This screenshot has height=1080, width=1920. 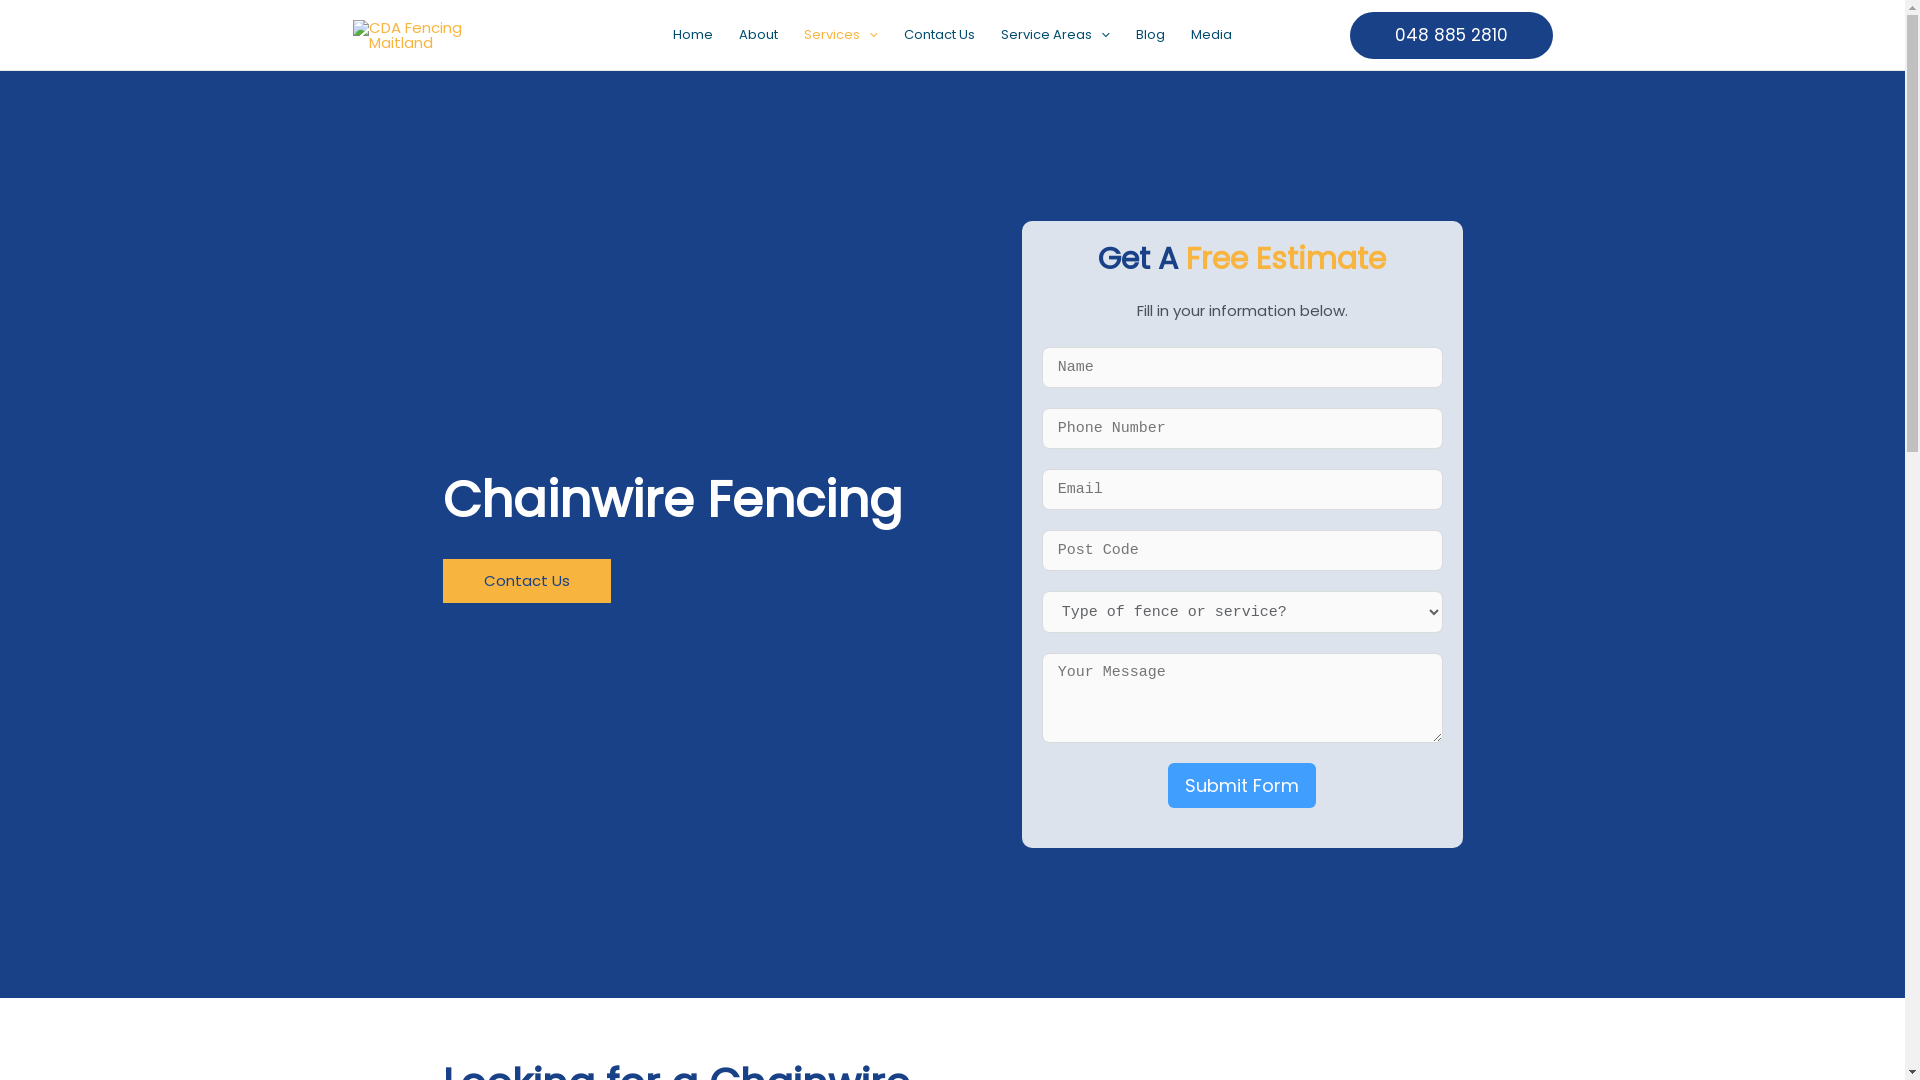 What do you see at coordinates (1150, 34) in the screenshot?
I see `'Blog'` at bounding box center [1150, 34].